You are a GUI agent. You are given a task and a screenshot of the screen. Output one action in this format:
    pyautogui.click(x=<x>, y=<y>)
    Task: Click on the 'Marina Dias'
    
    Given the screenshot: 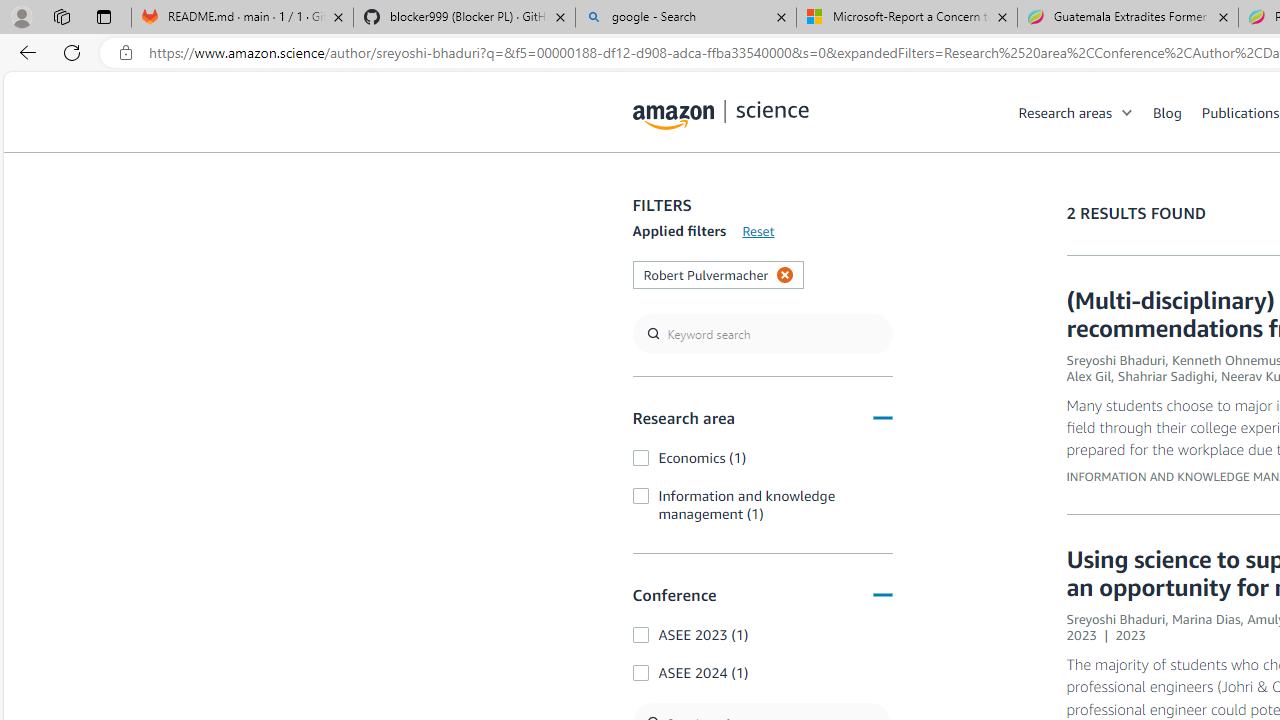 What is the action you would take?
    pyautogui.click(x=1205, y=618)
    